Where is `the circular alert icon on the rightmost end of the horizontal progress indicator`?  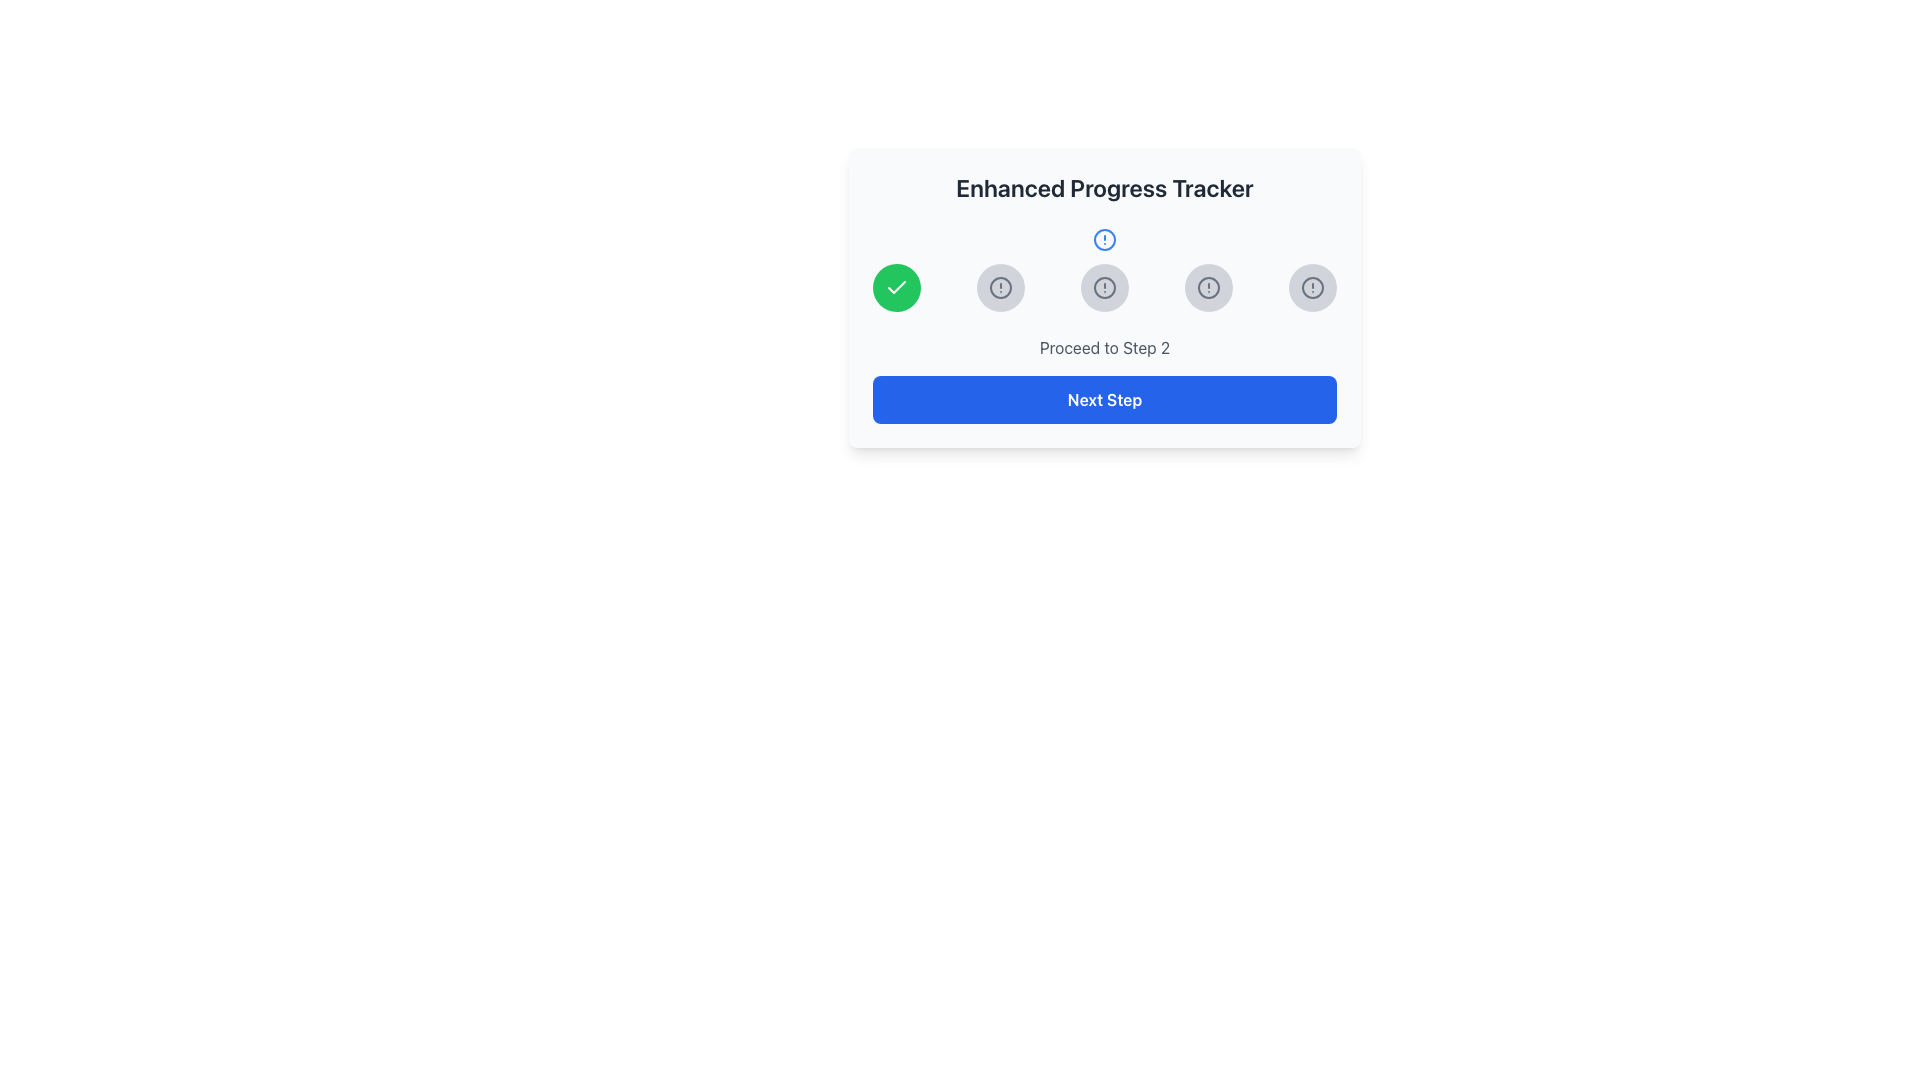
the circular alert icon on the rightmost end of the horizontal progress indicator is located at coordinates (1313, 288).